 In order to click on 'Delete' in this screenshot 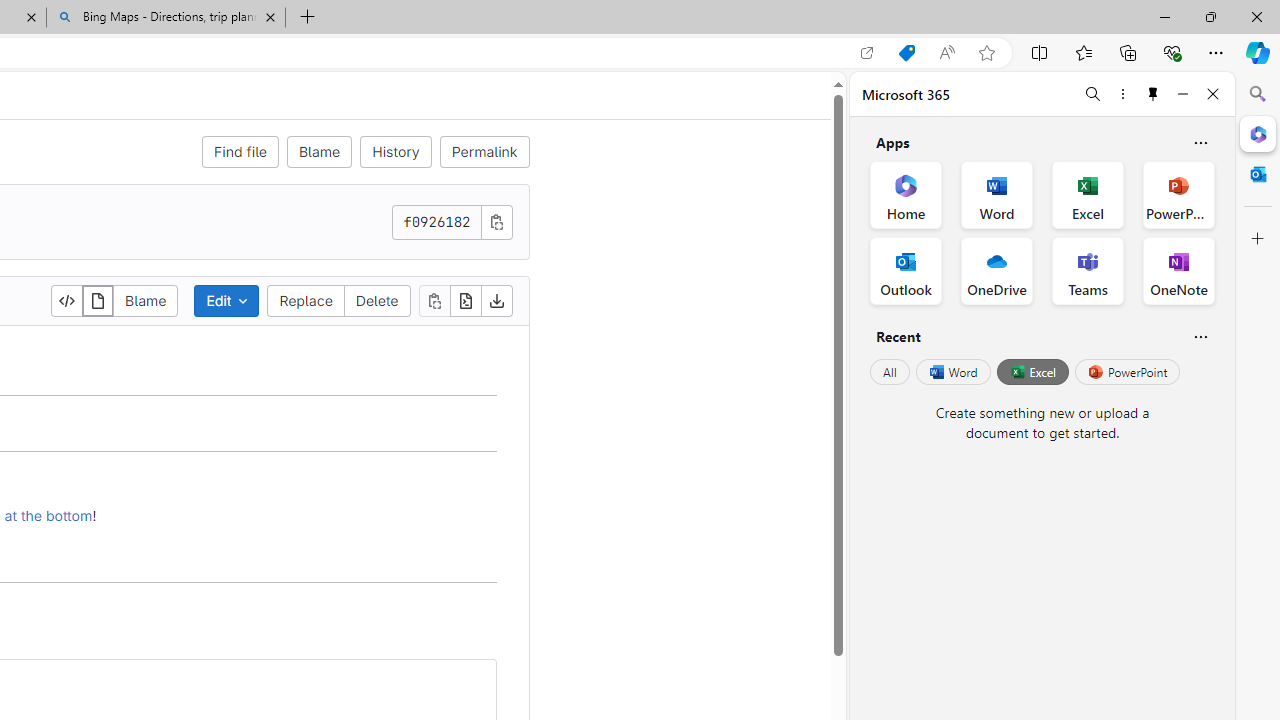, I will do `click(376, 300)`.